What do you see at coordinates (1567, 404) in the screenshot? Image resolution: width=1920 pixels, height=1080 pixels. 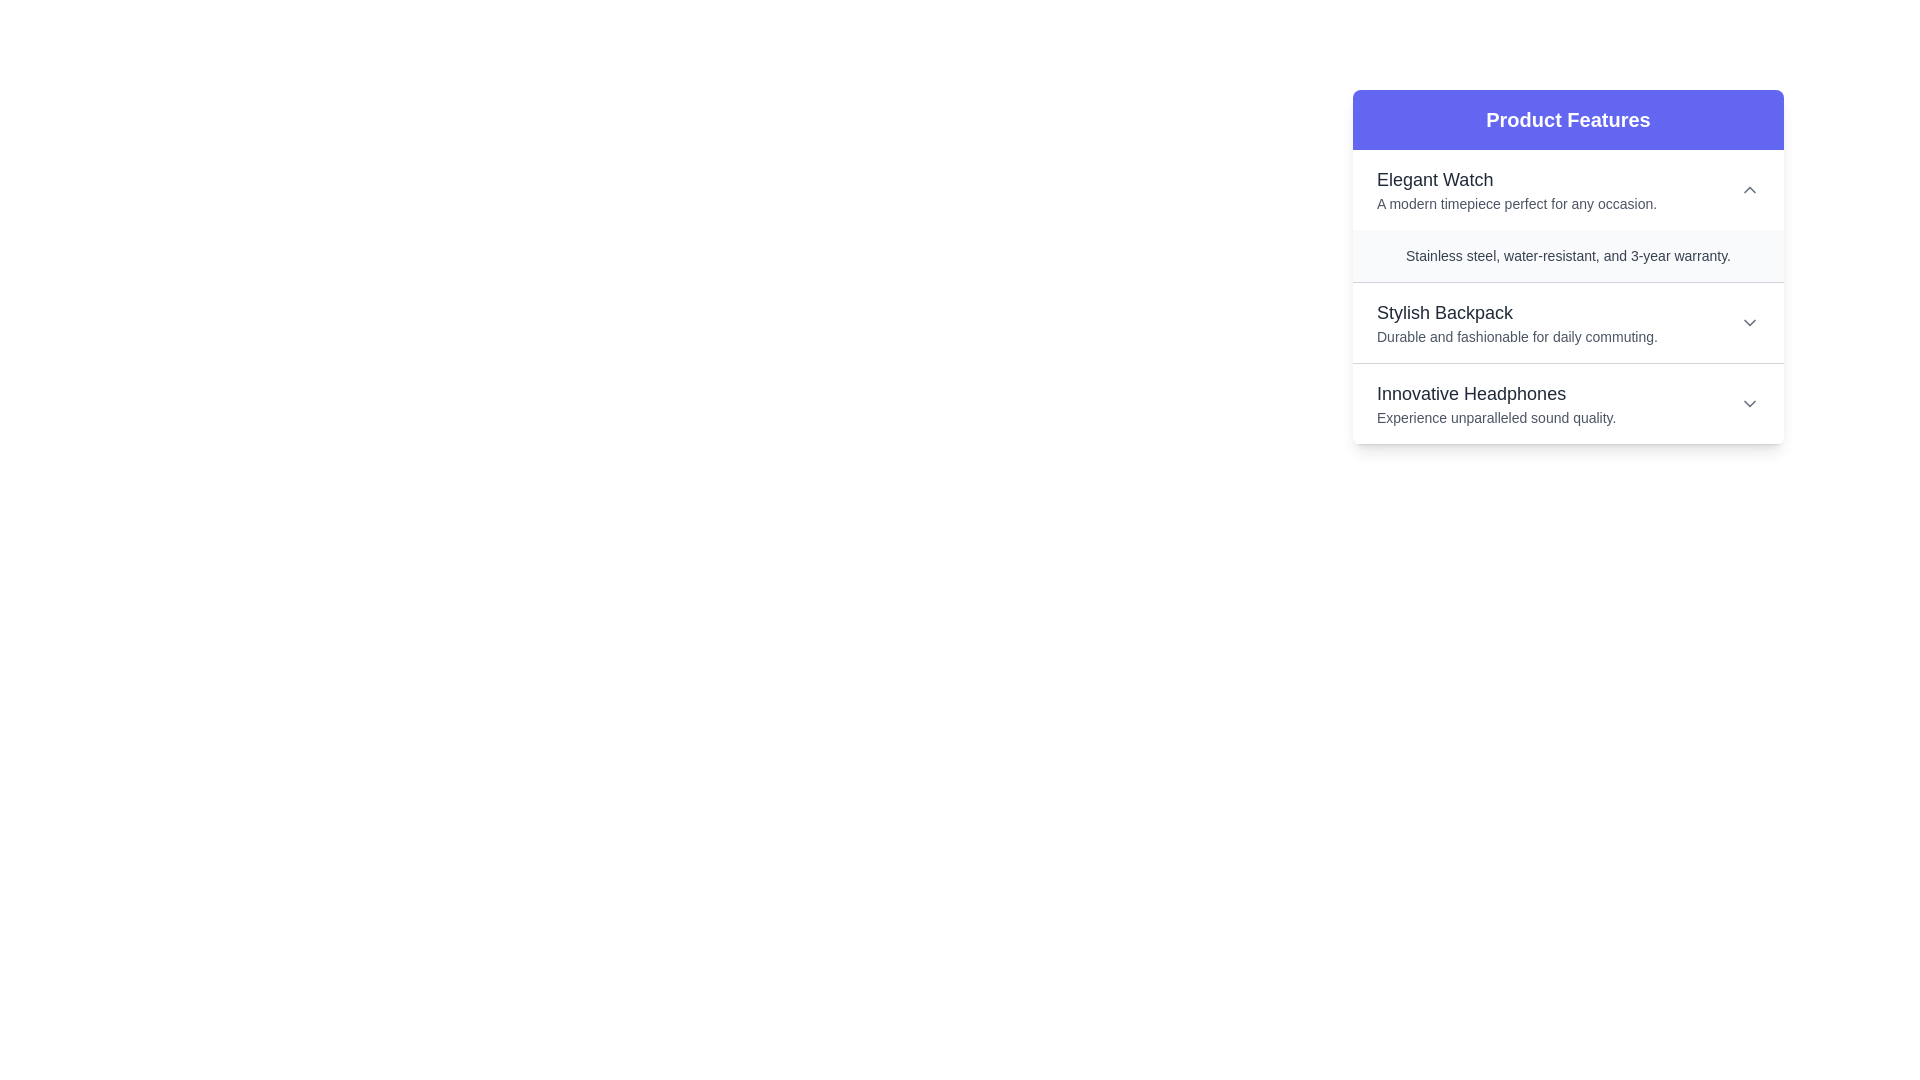 I see `the 'Innovative Headphones' button in the 'Product Features' section` at bounding box center [1567, 404].